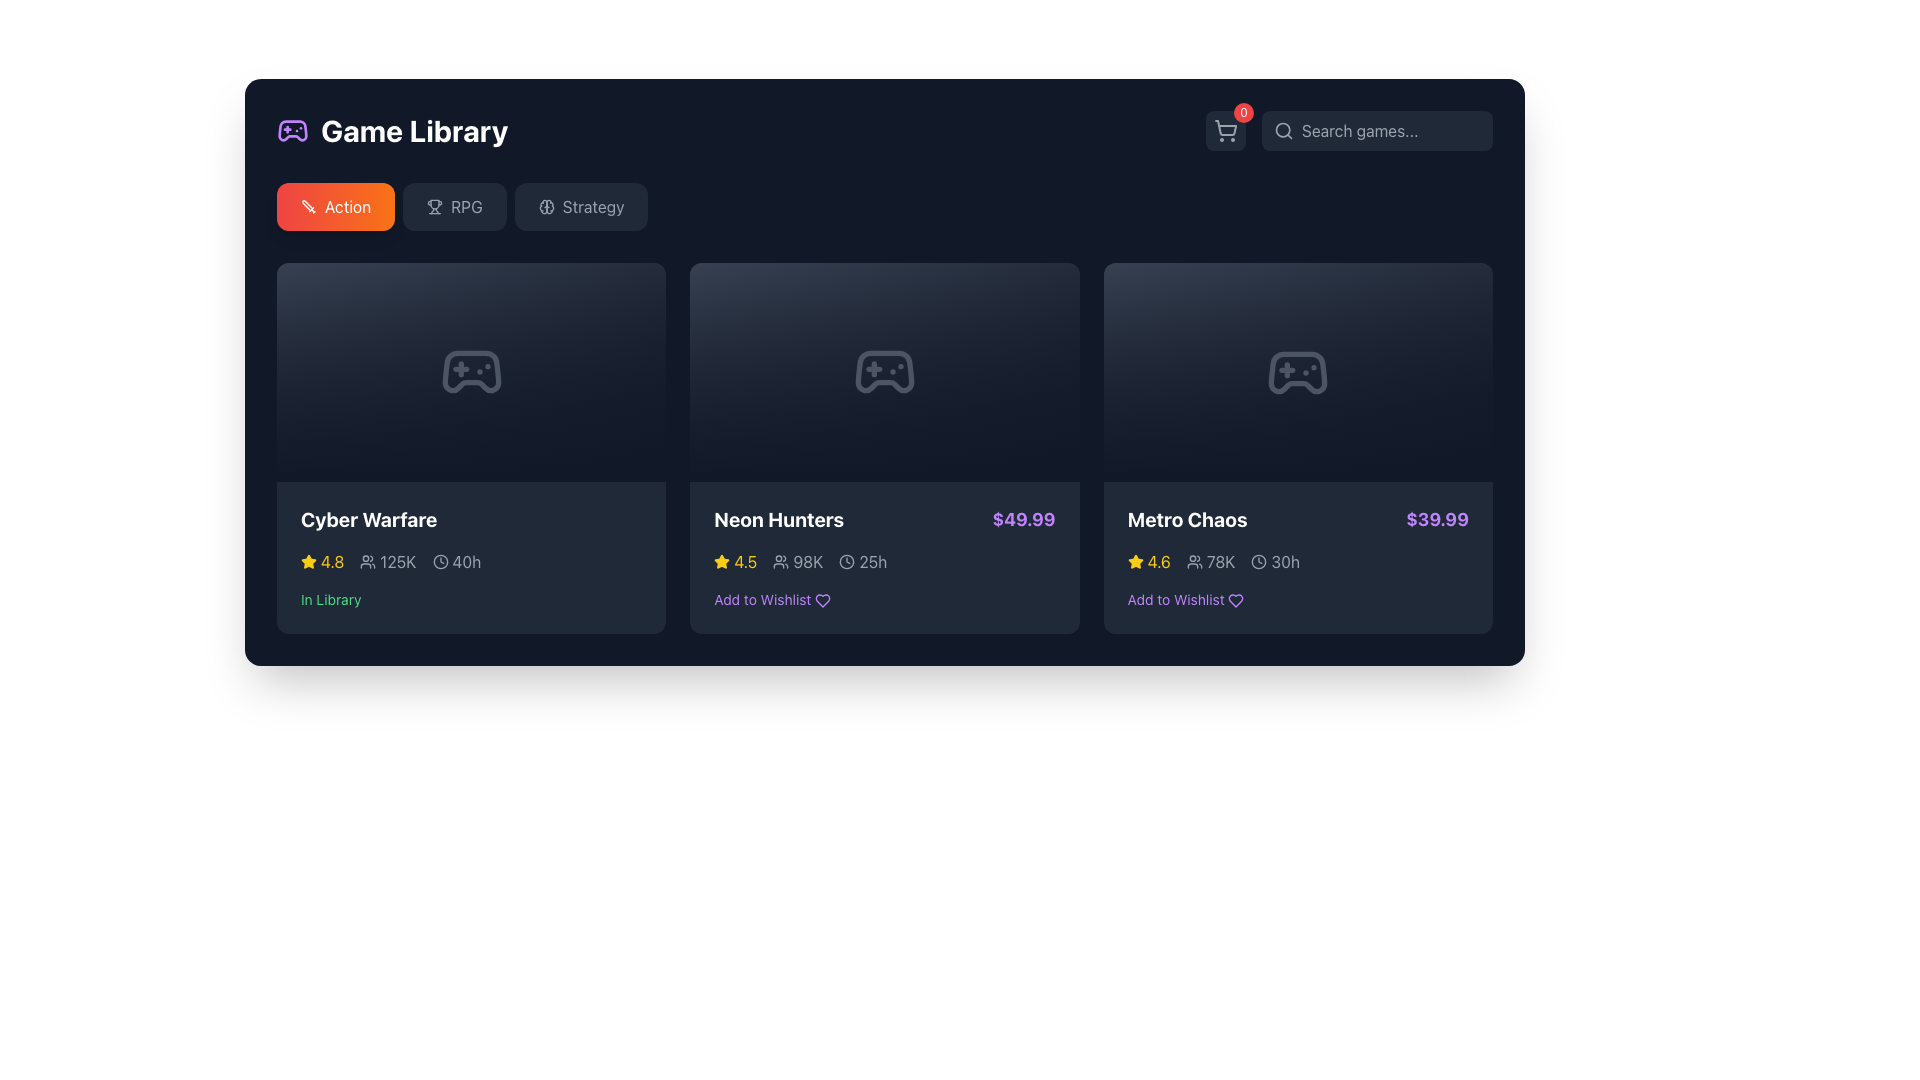 Image resolution: width=1920 pixels, height=1080 pixels. What do you see at coordinates (1210, 562) in the screenshot?
I see `displayed text '78K' from the Statistical text indicator located within the 'Metro Chaos' card, positioned below the rating stars and close to the user icon` at bounding box center [1210, 562].